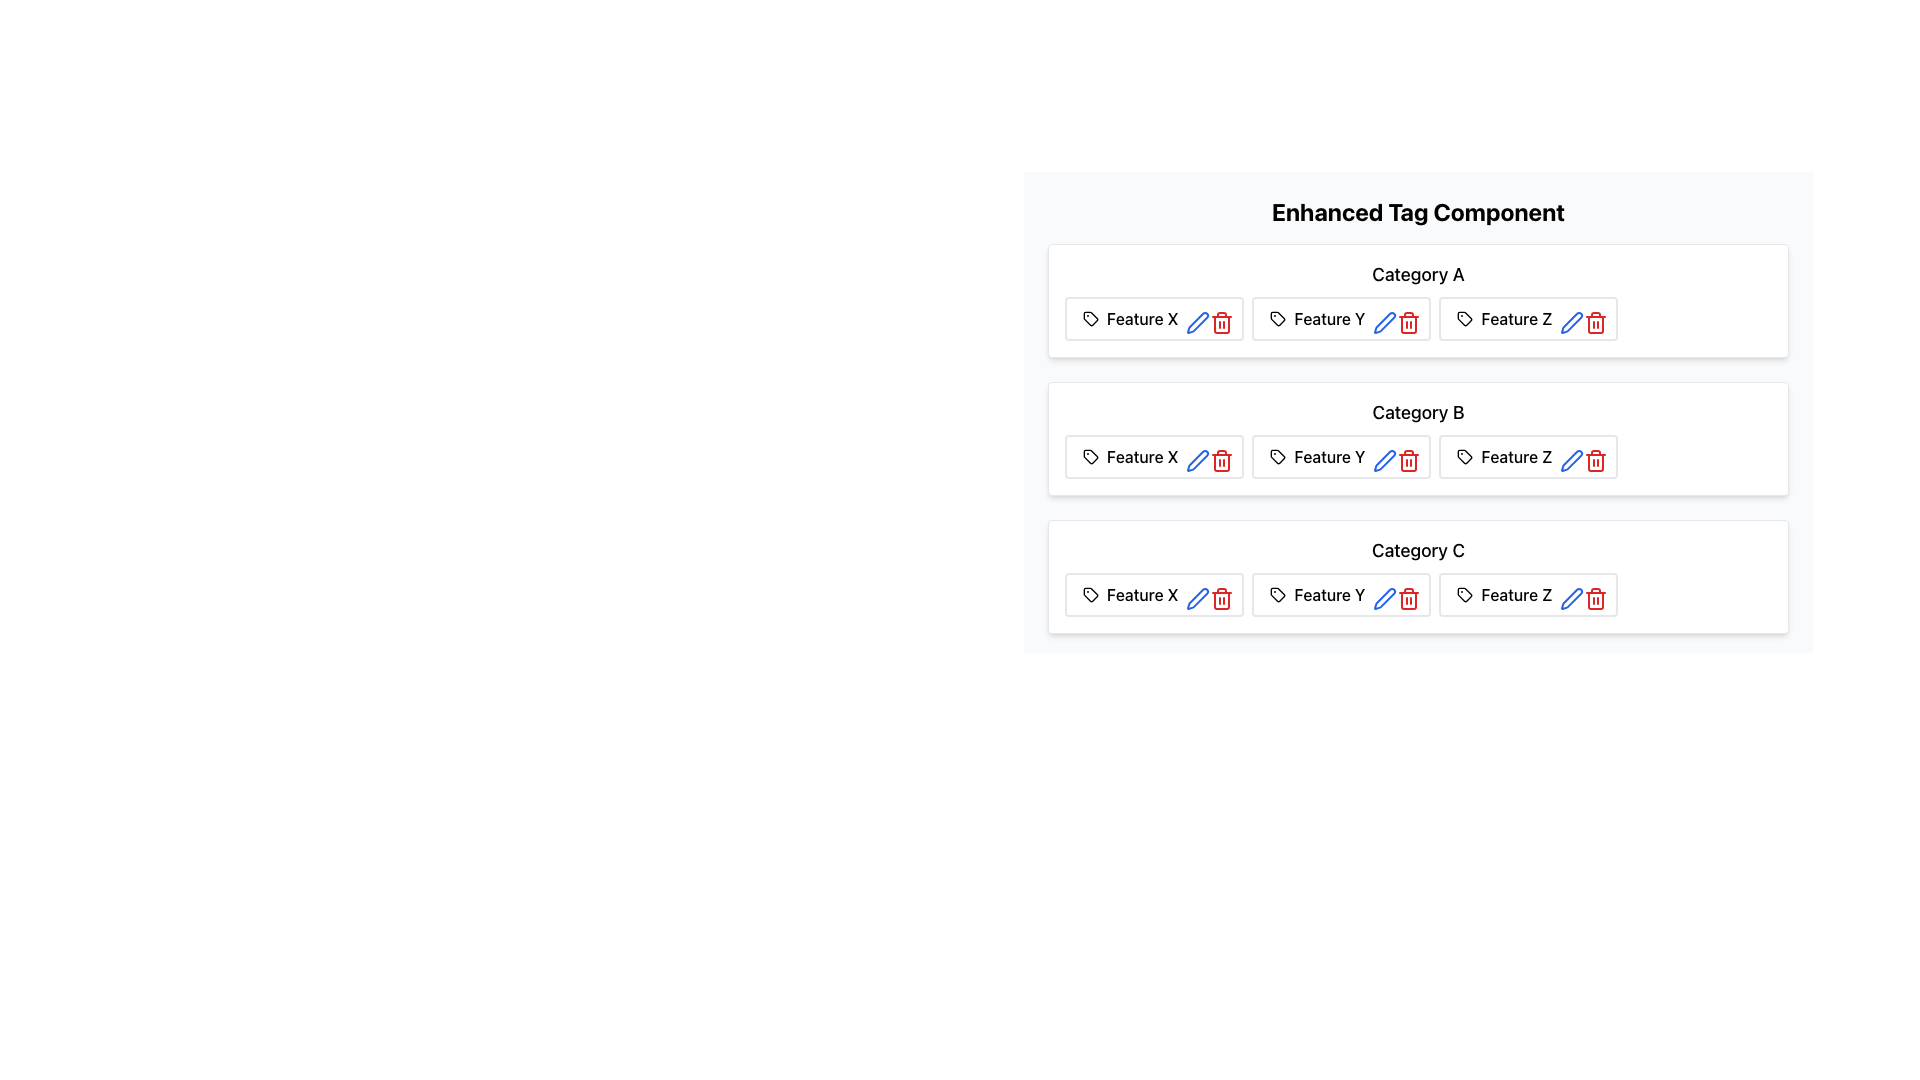  I want to click on the 'Edit' button located in the 'Category C' section next to 'Feature X', so click(1198, 597).